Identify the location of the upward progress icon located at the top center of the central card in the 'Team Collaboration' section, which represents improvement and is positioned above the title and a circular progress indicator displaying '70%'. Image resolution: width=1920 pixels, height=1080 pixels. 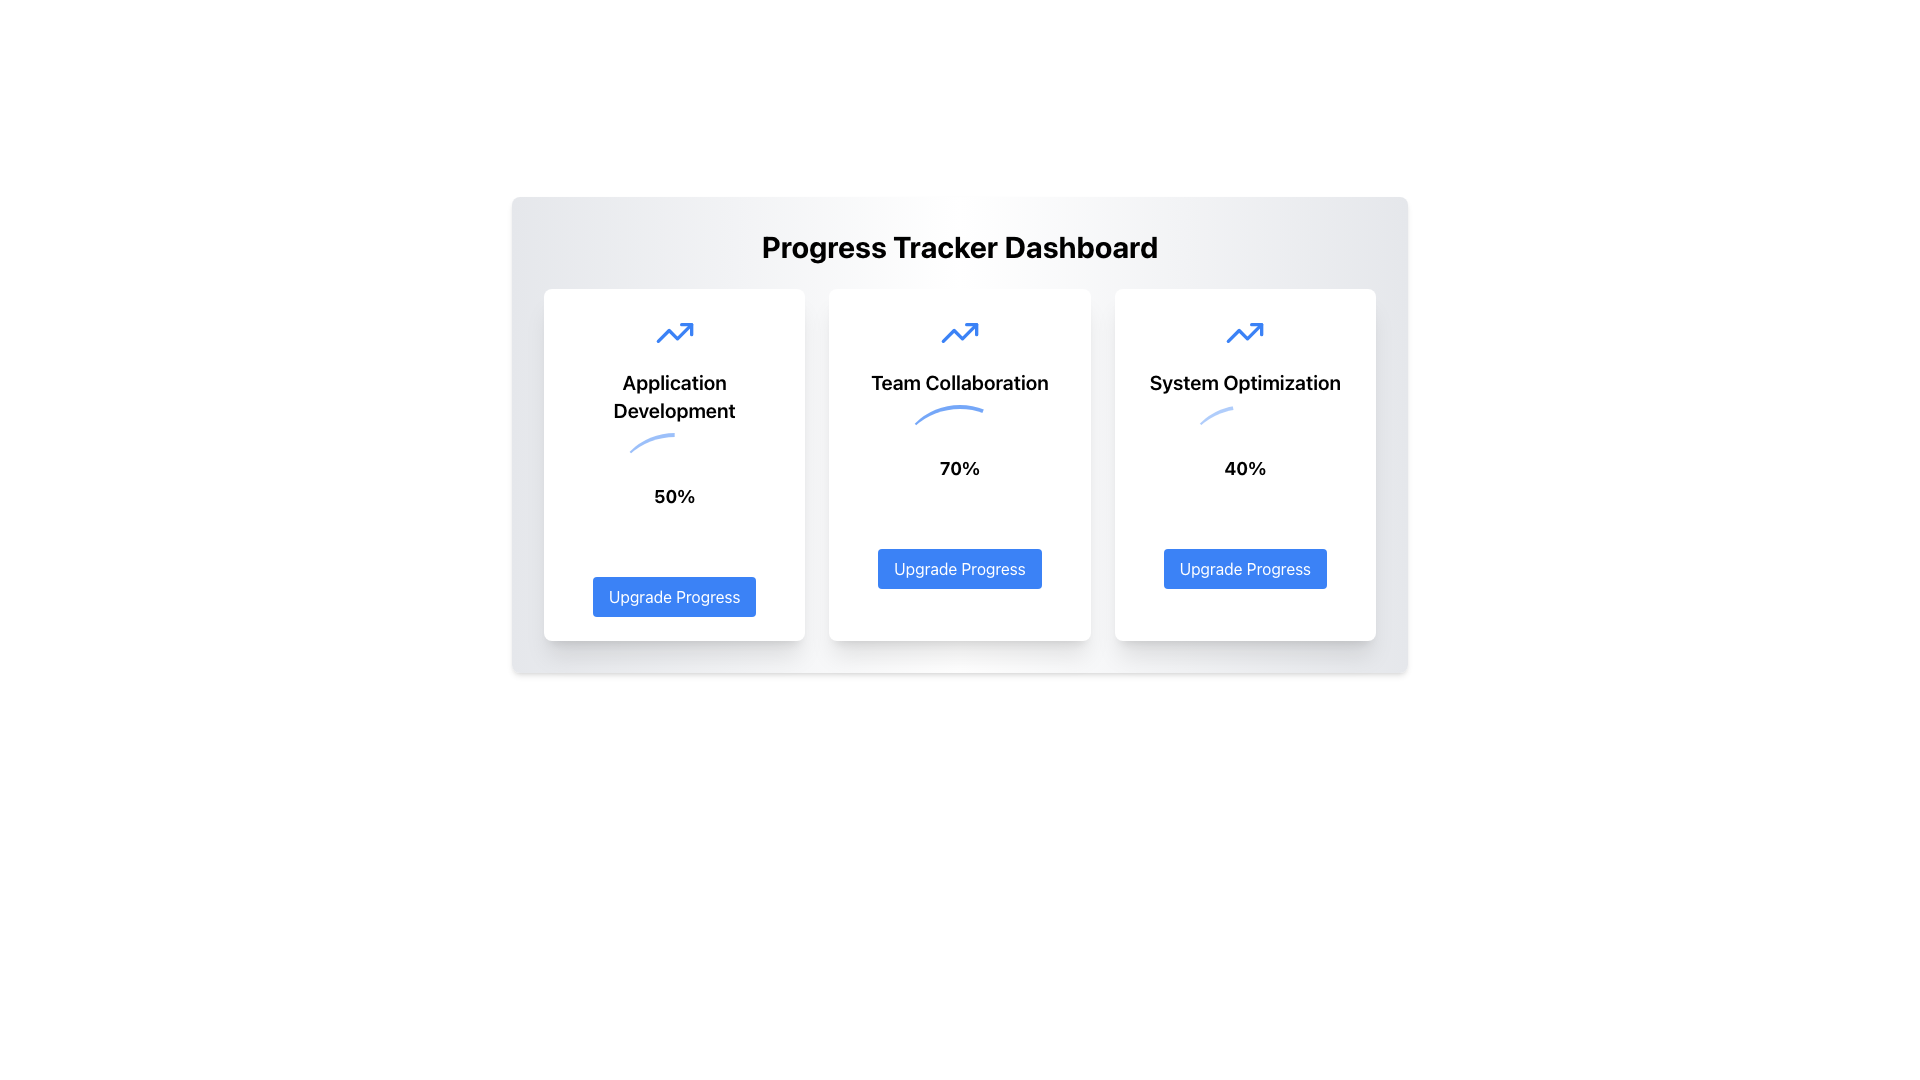
(960, 331).